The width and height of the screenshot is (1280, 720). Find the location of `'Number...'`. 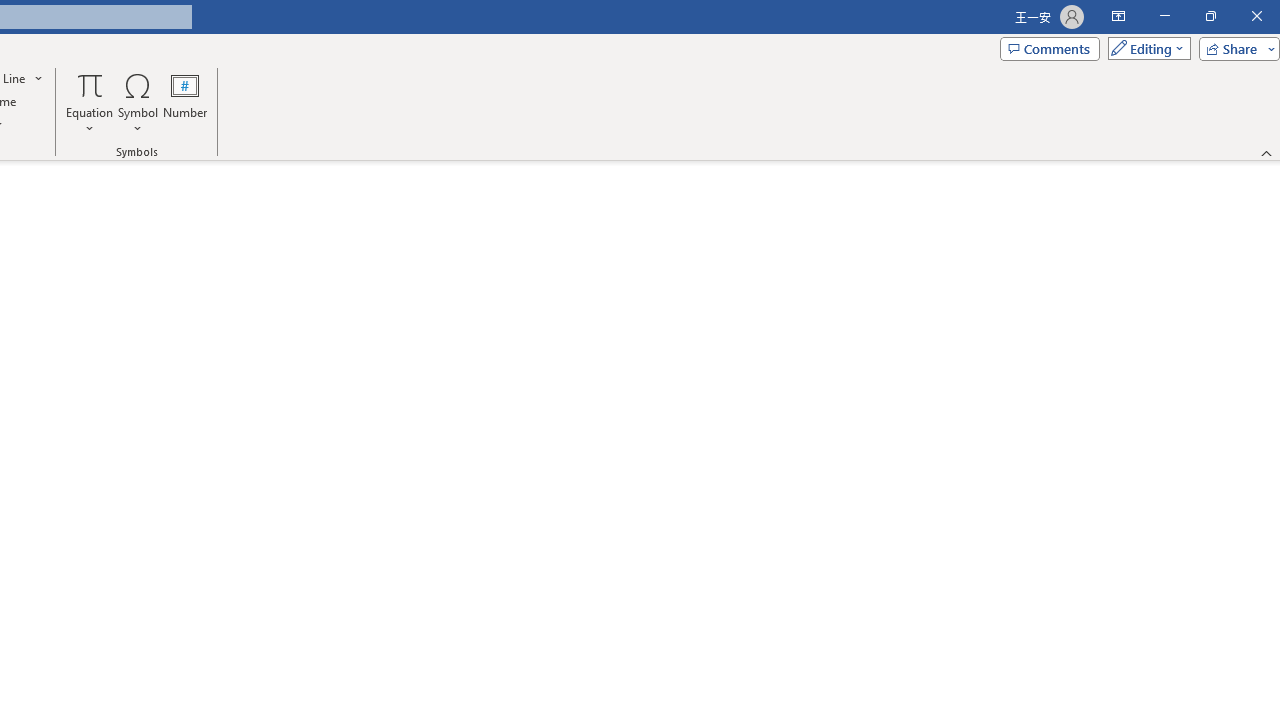

'Number...' is located at coordinates (185, 103).